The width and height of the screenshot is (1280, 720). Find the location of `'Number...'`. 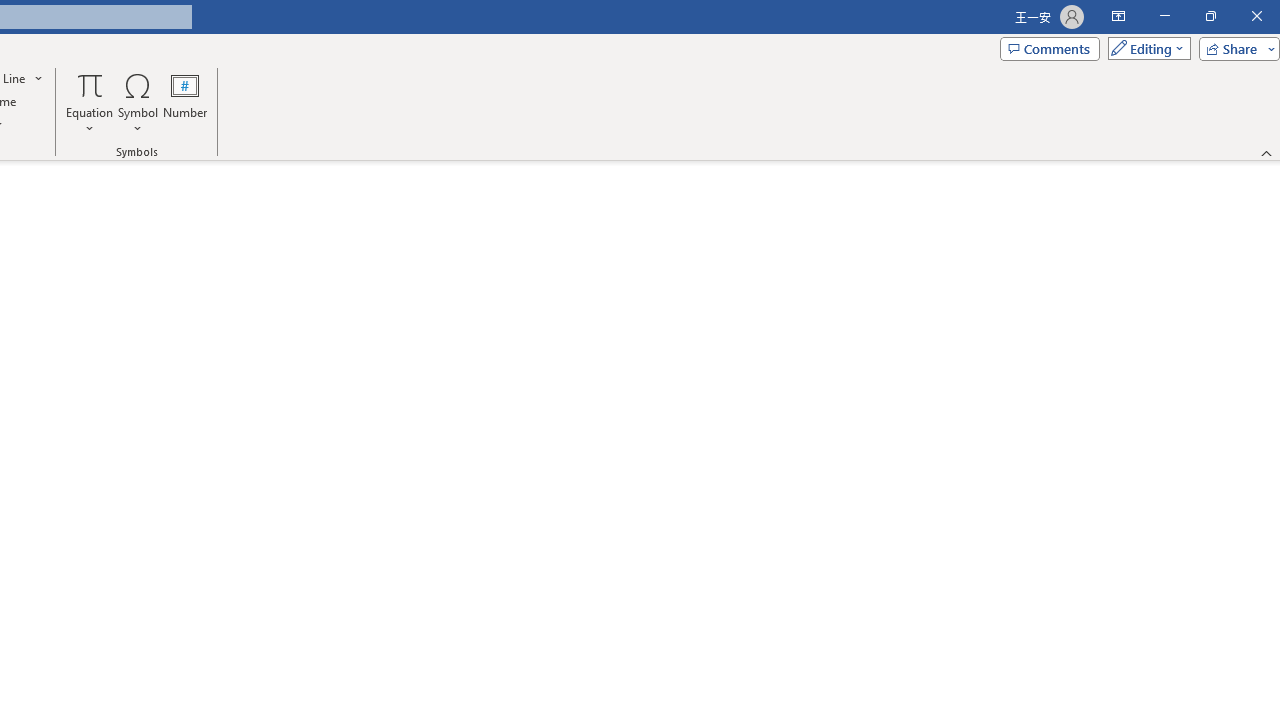

'Number...' is located at coordinates (185, 103).